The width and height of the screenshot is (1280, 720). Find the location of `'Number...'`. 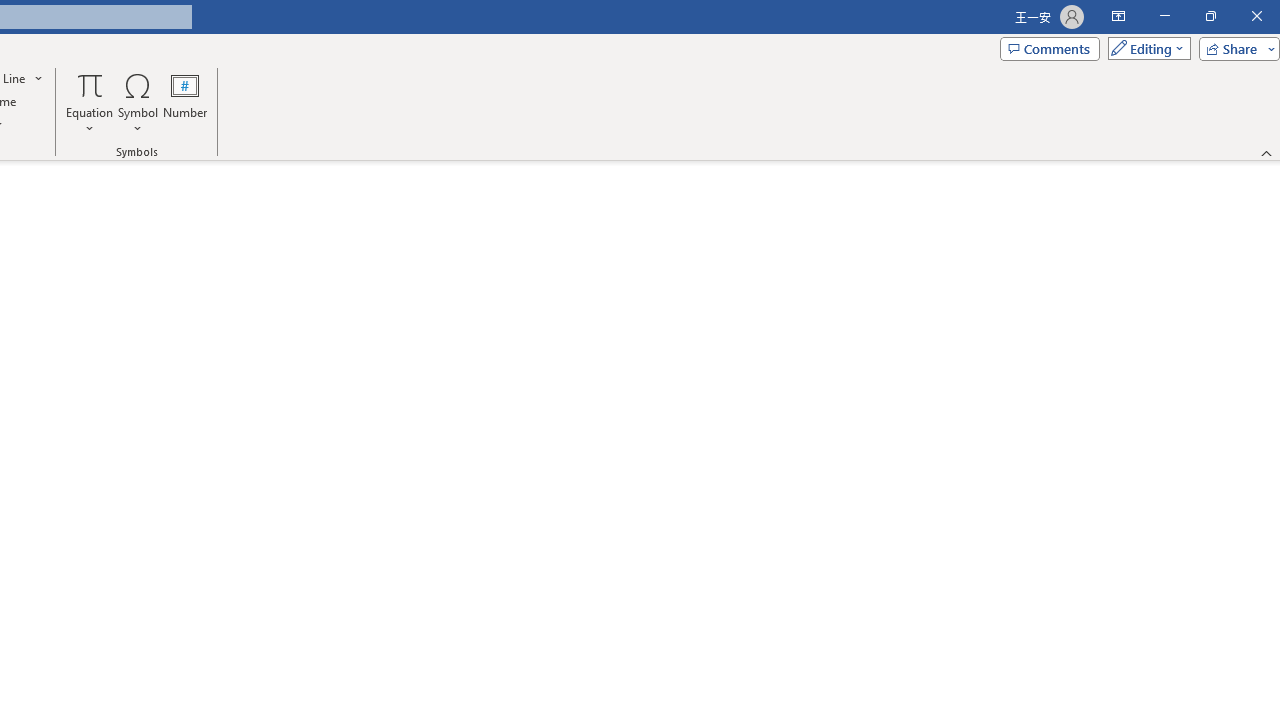

'Number...' is located at coordinates (185, 103).